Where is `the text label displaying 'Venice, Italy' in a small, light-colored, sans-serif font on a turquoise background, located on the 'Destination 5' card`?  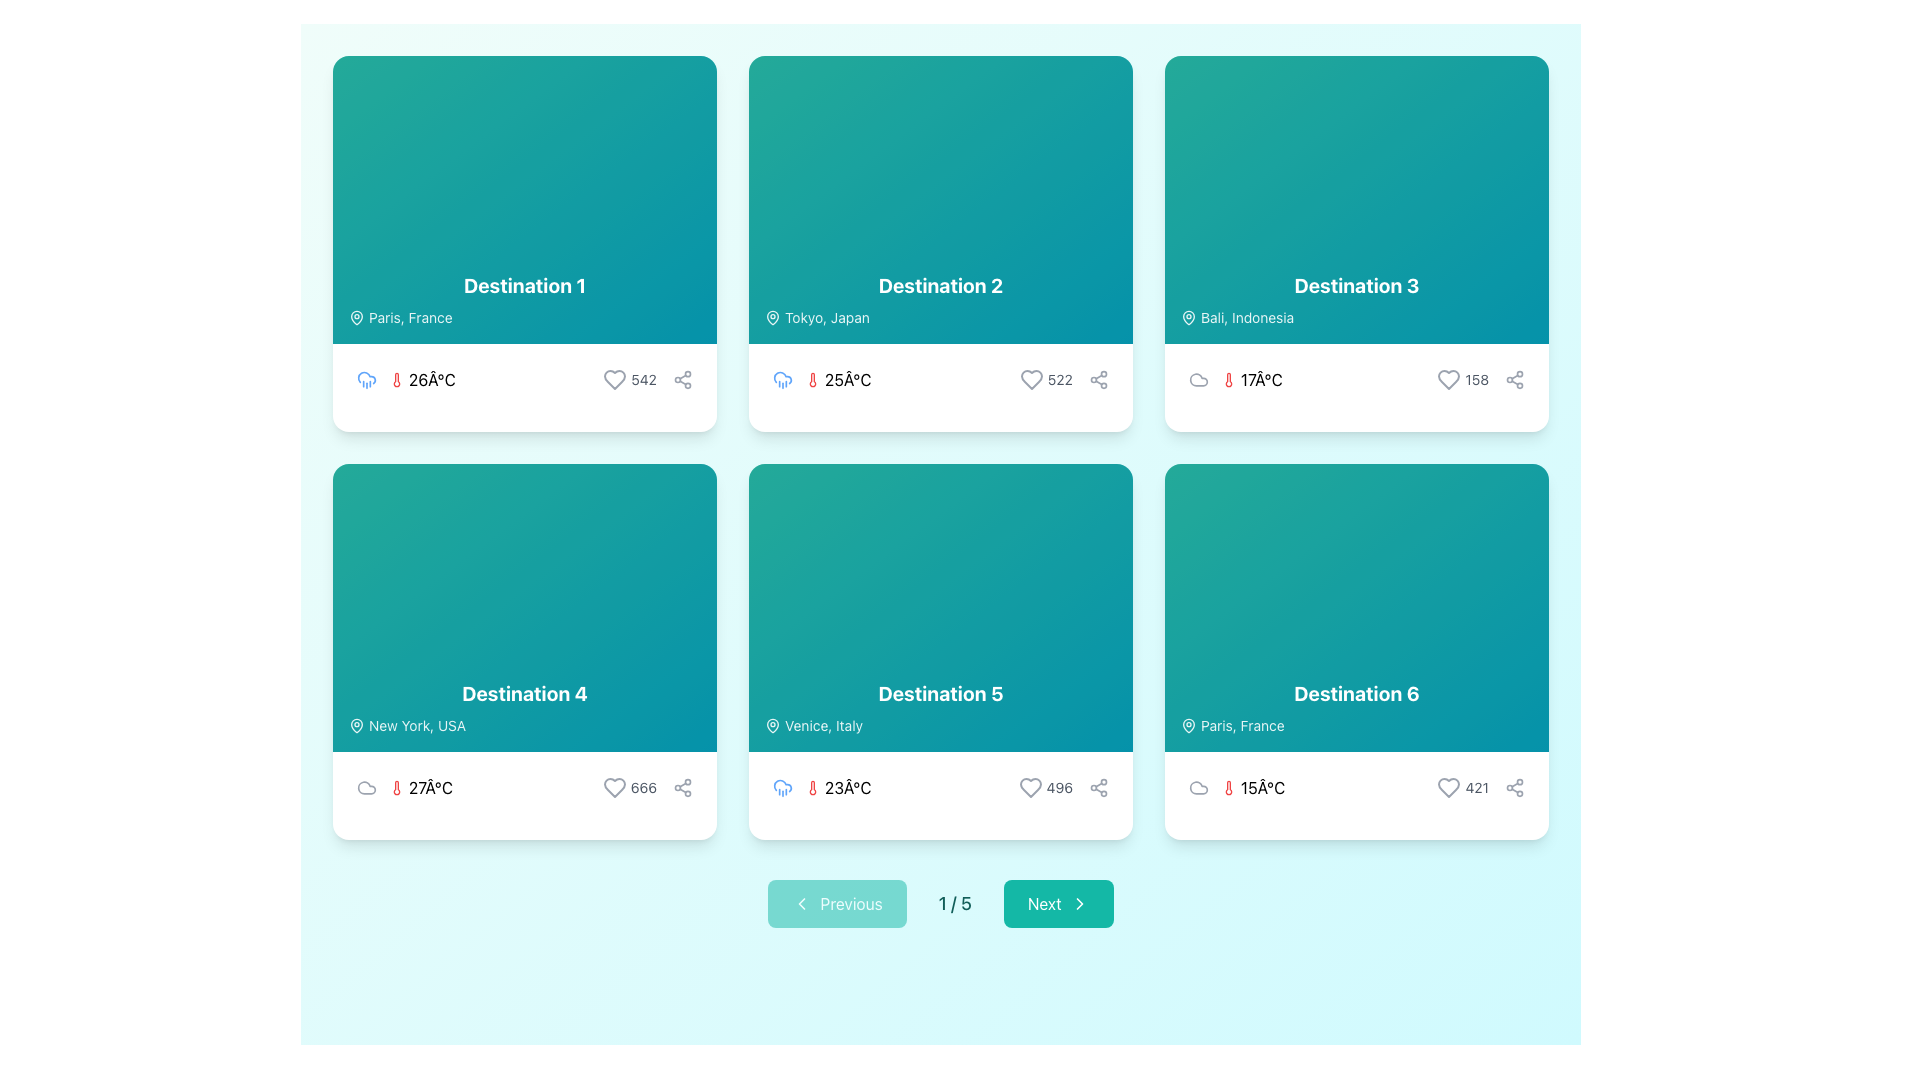
the text label displaying 'Venice, Italy' in a small, light-colored, sans-serif font on a turquoise background, located on the 'Destination 5' card is located at coordinates (824, 725).